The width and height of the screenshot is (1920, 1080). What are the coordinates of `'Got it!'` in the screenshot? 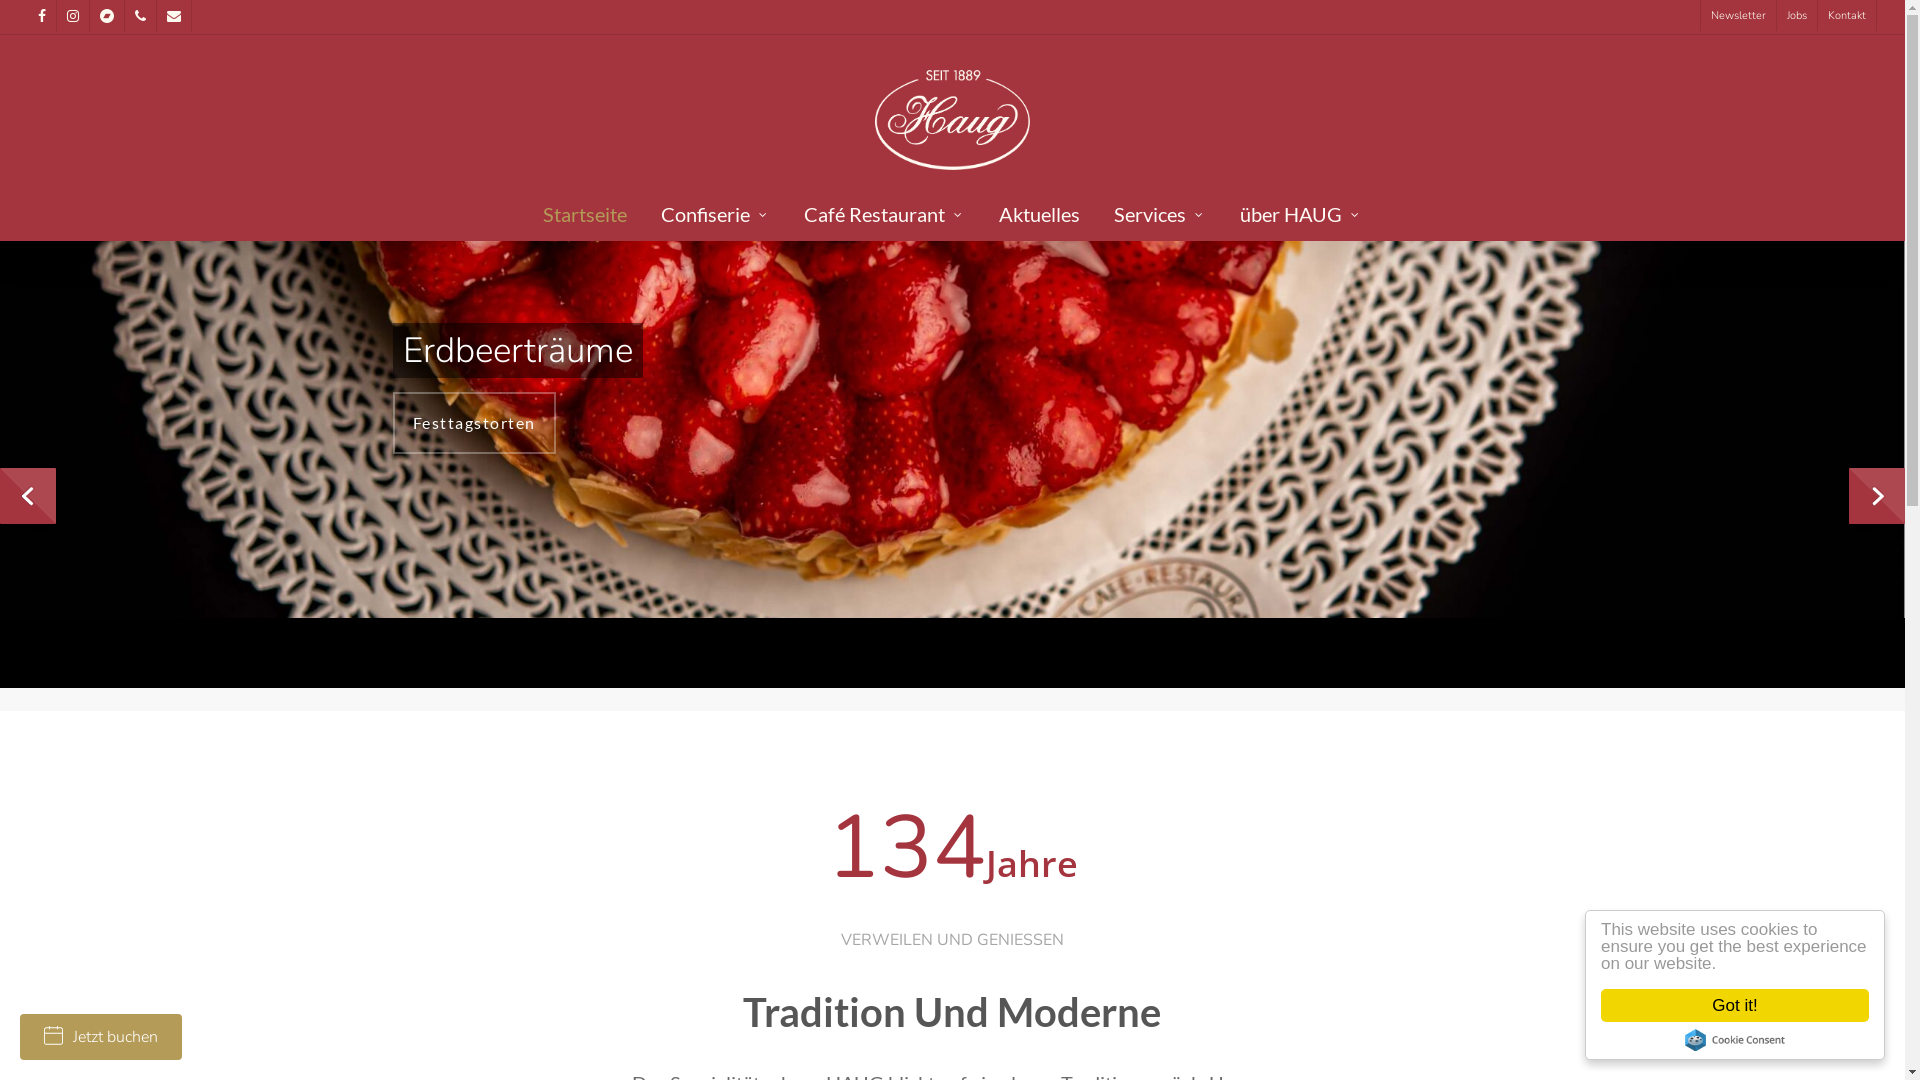 It's located at (1601, 1005).